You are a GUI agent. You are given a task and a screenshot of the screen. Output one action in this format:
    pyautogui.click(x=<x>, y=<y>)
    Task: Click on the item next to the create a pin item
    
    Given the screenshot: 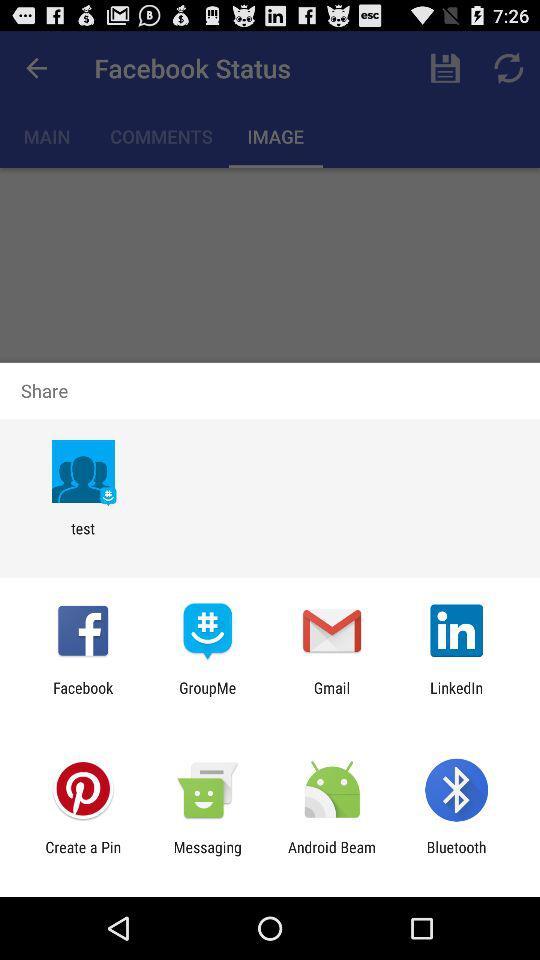 What is the action you would take?
    pyautogui.click(x=206, y=855)
    